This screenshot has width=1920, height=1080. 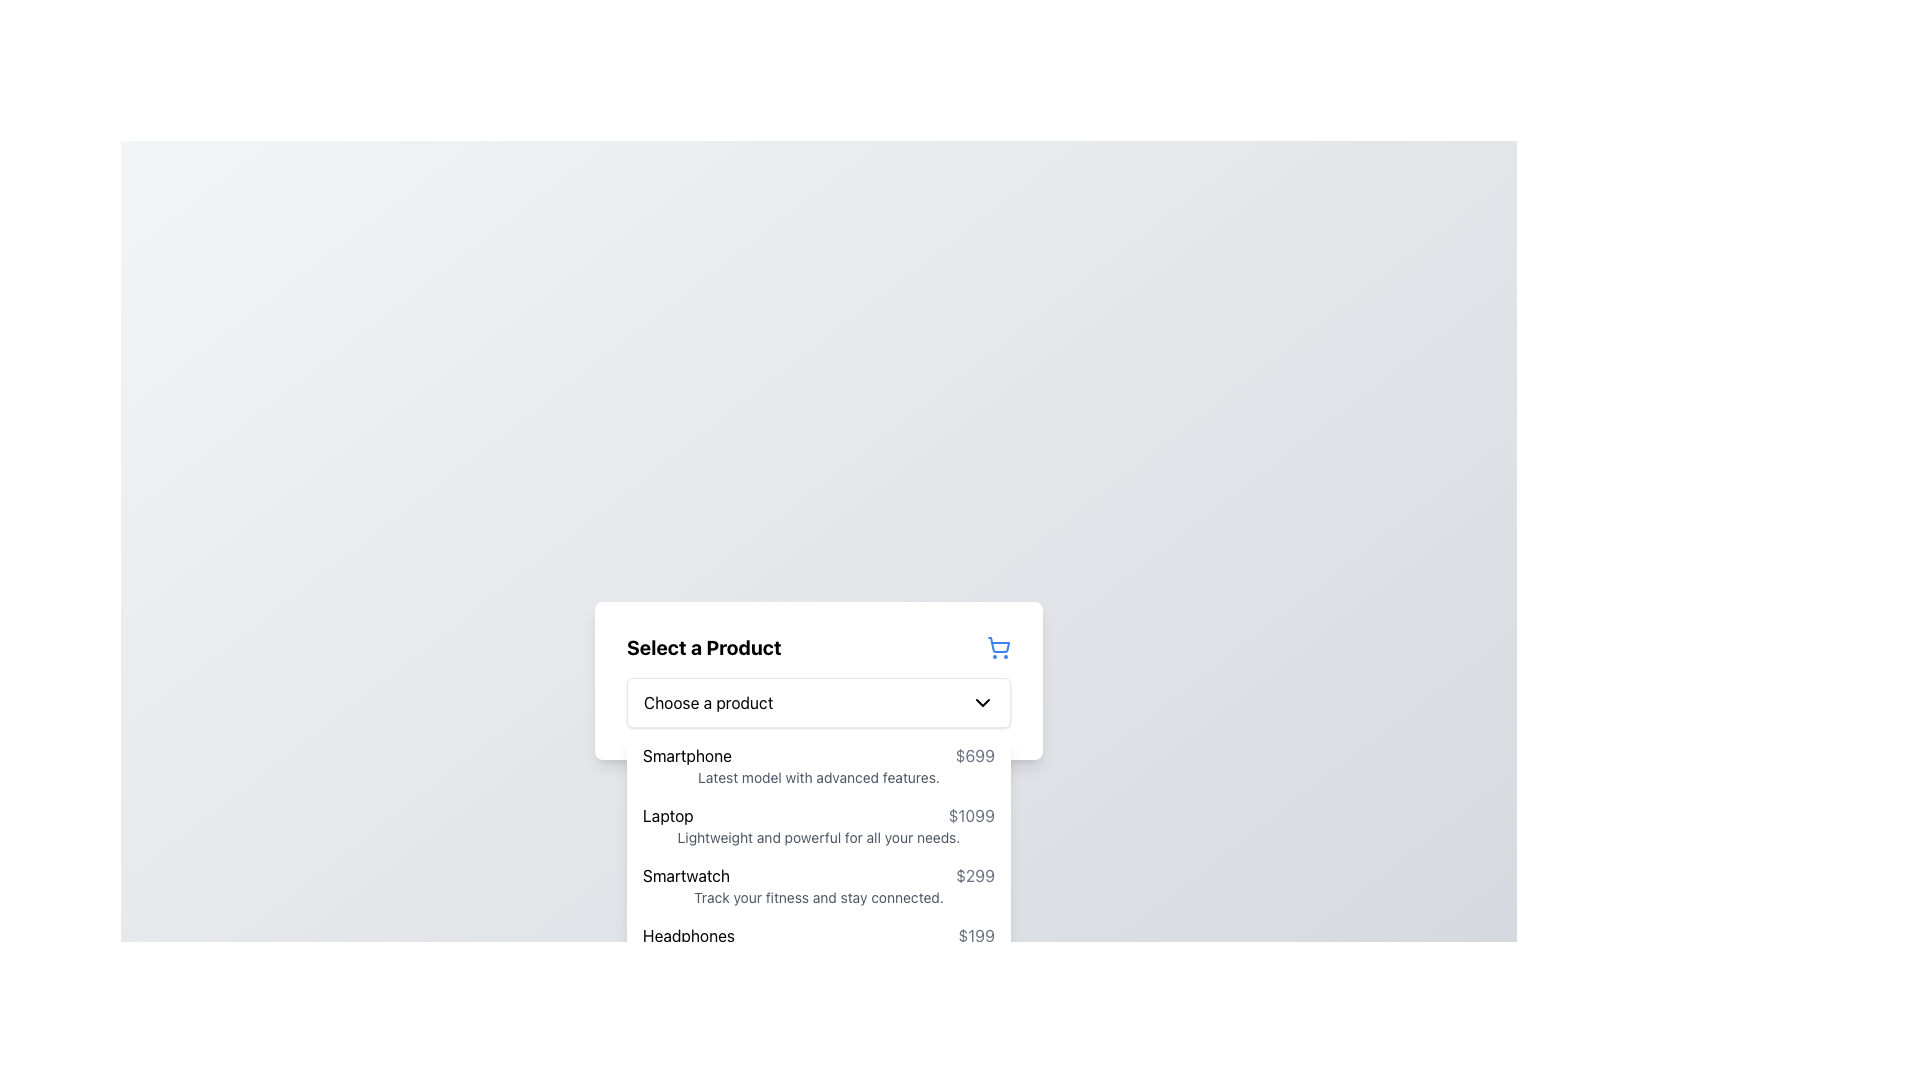 I want to click on the first item in the list displaying the name 'Smartphone' and its price '$699', so click(x=819, y=765).